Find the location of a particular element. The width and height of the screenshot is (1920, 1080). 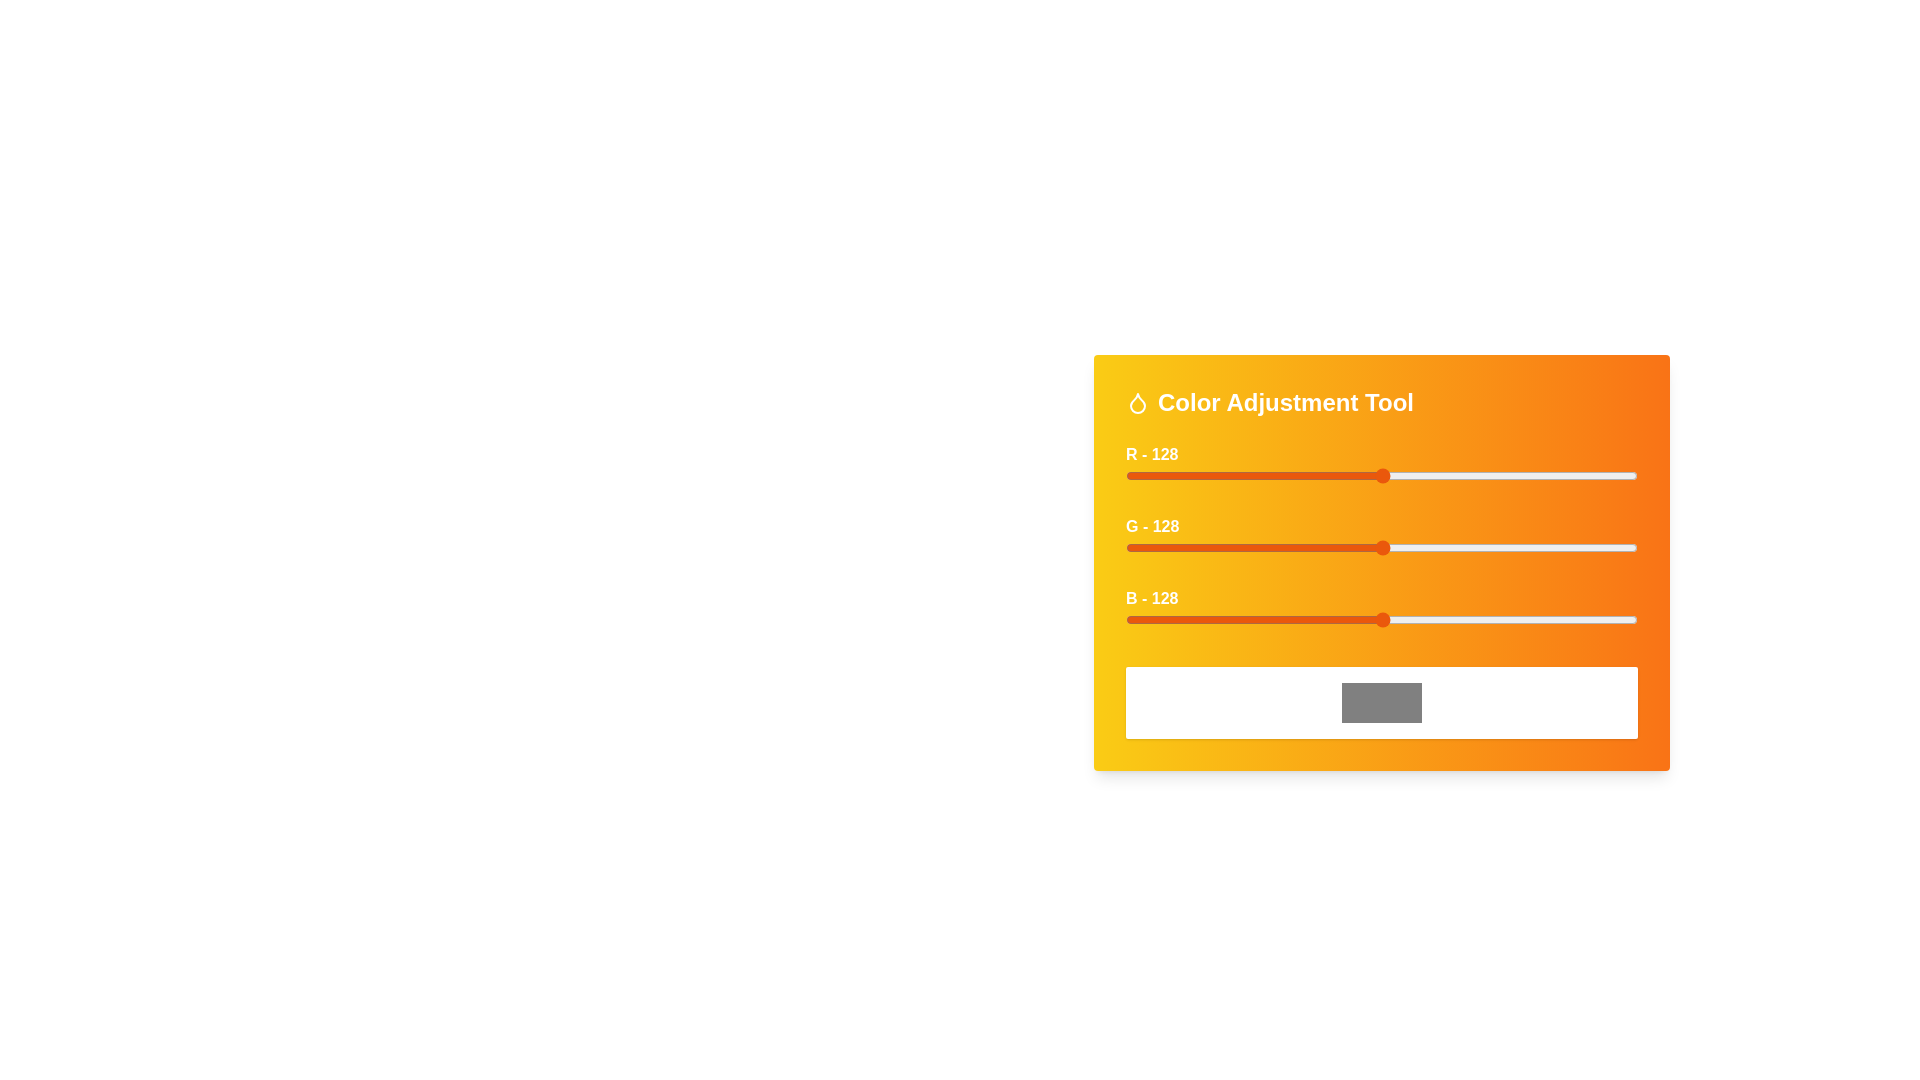

the green slider to set the green intensity to 172 is located at coordinates (1471, 547).